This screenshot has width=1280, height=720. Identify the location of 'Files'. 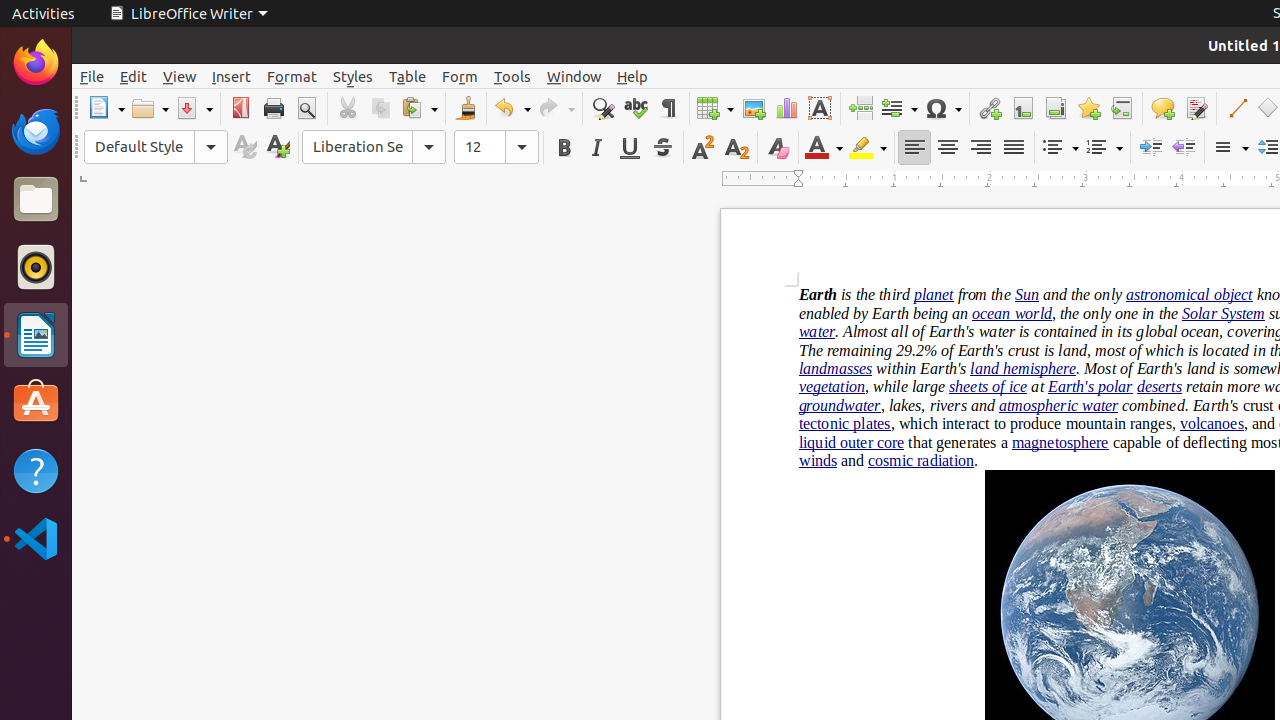
(35, 199).